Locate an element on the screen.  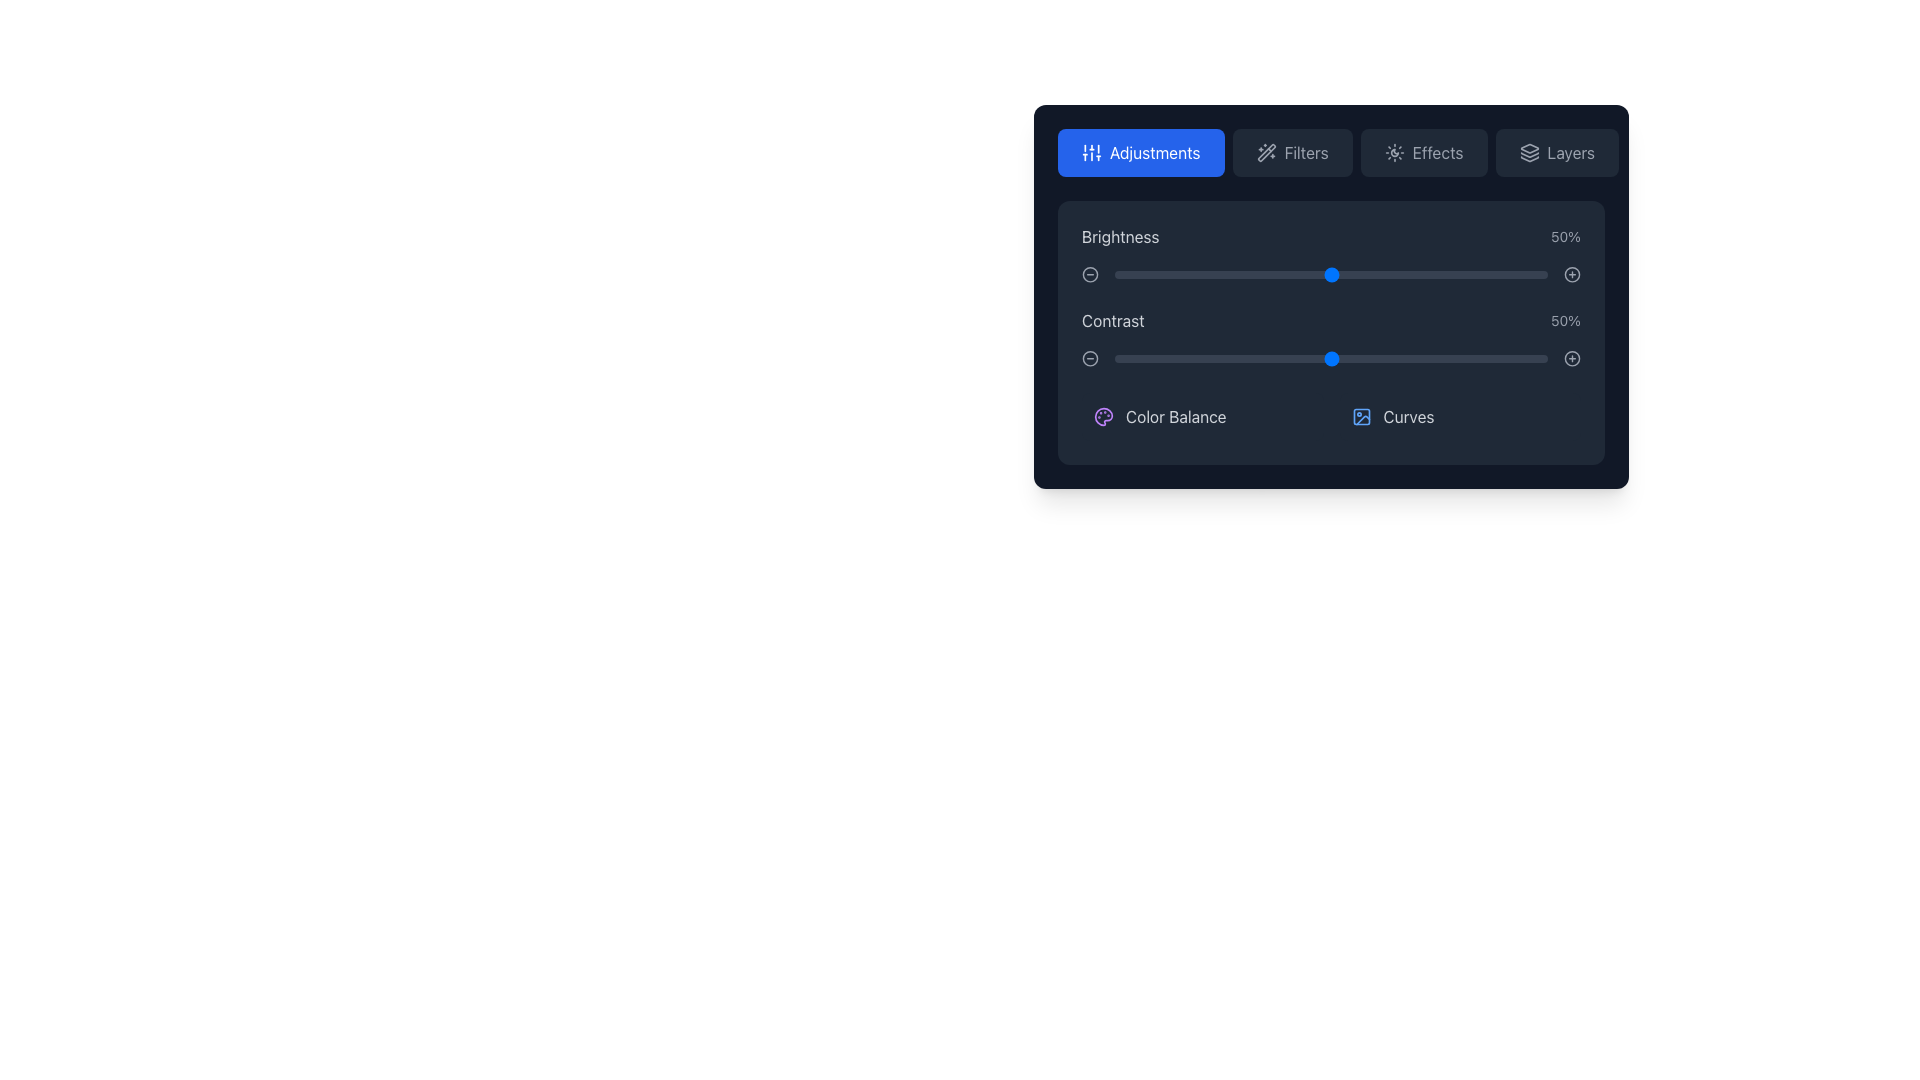
Brightness slider is located at coordinates (1327, 274).